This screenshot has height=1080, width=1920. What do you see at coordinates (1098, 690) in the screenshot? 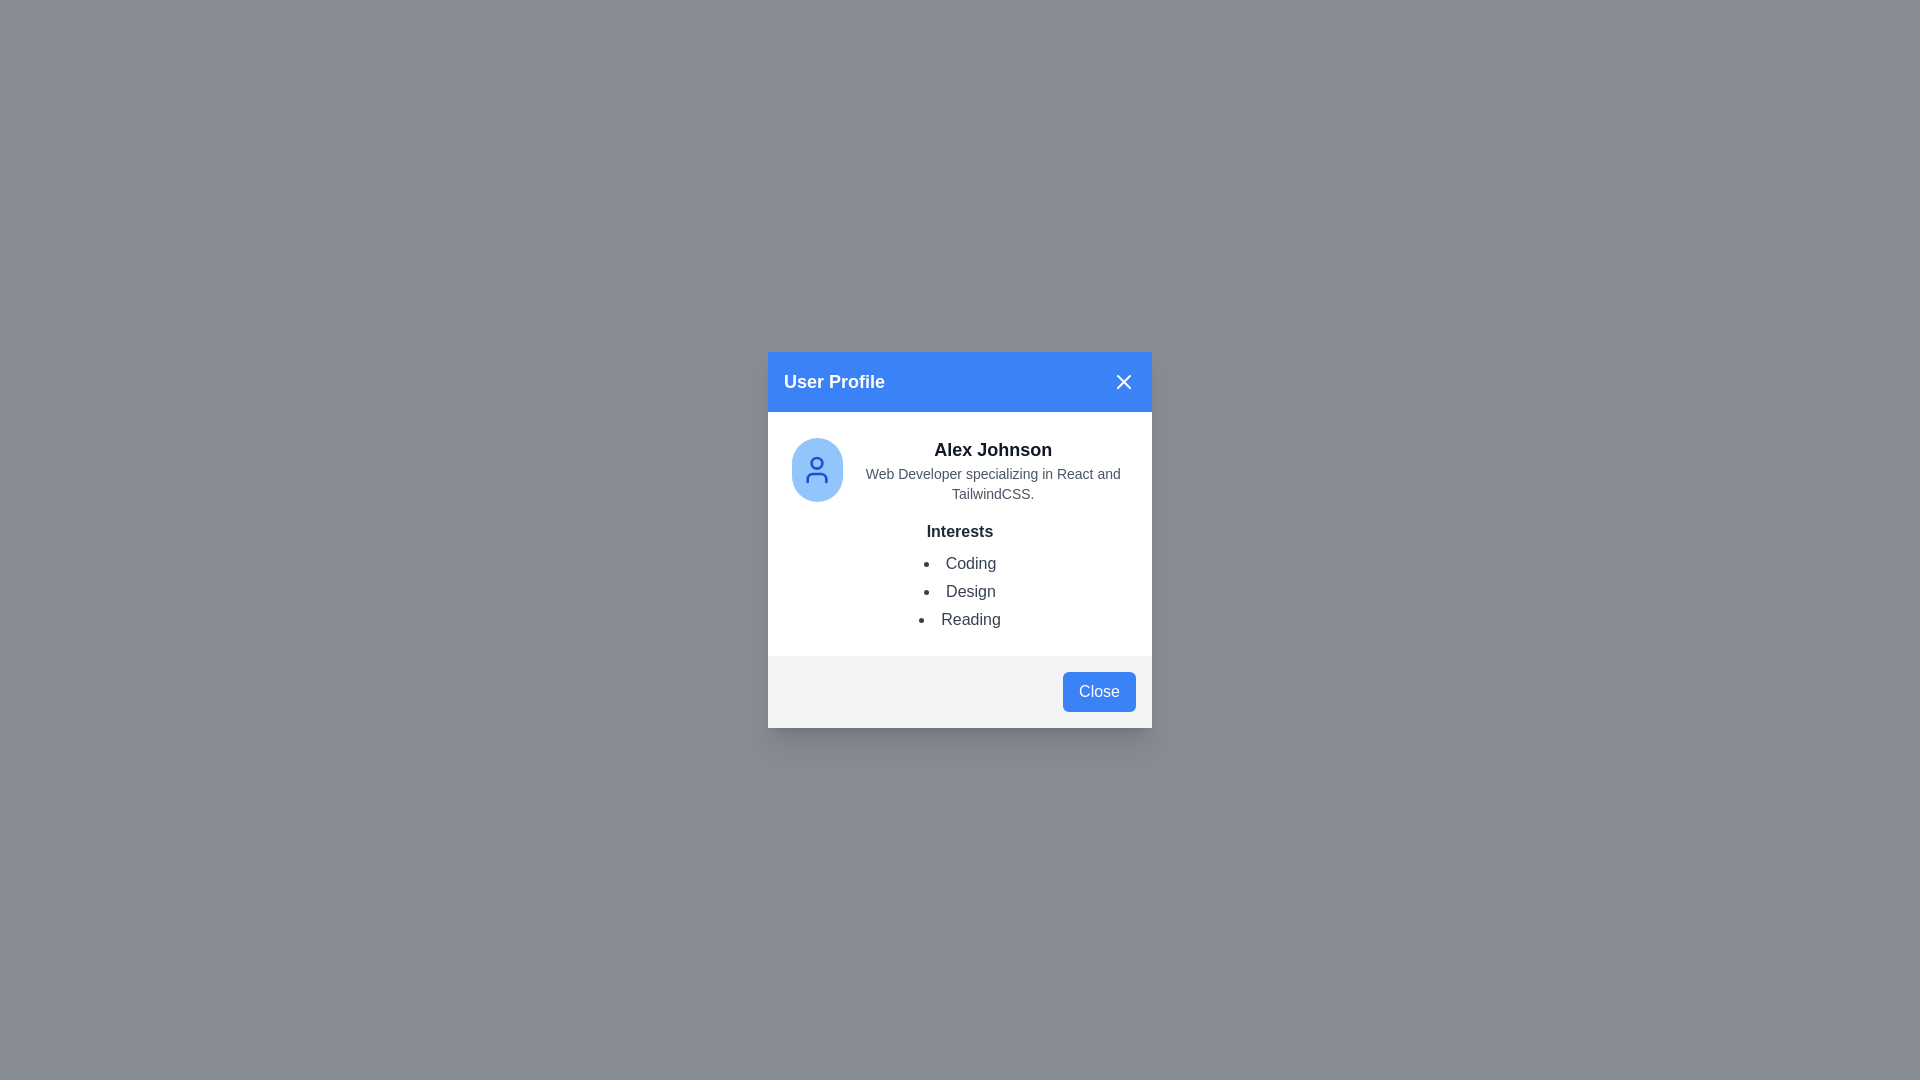
I see `the close button located on the right side of the light gray footer bar at the bottom of the modal dialog` at bounding box center [1098, 690].